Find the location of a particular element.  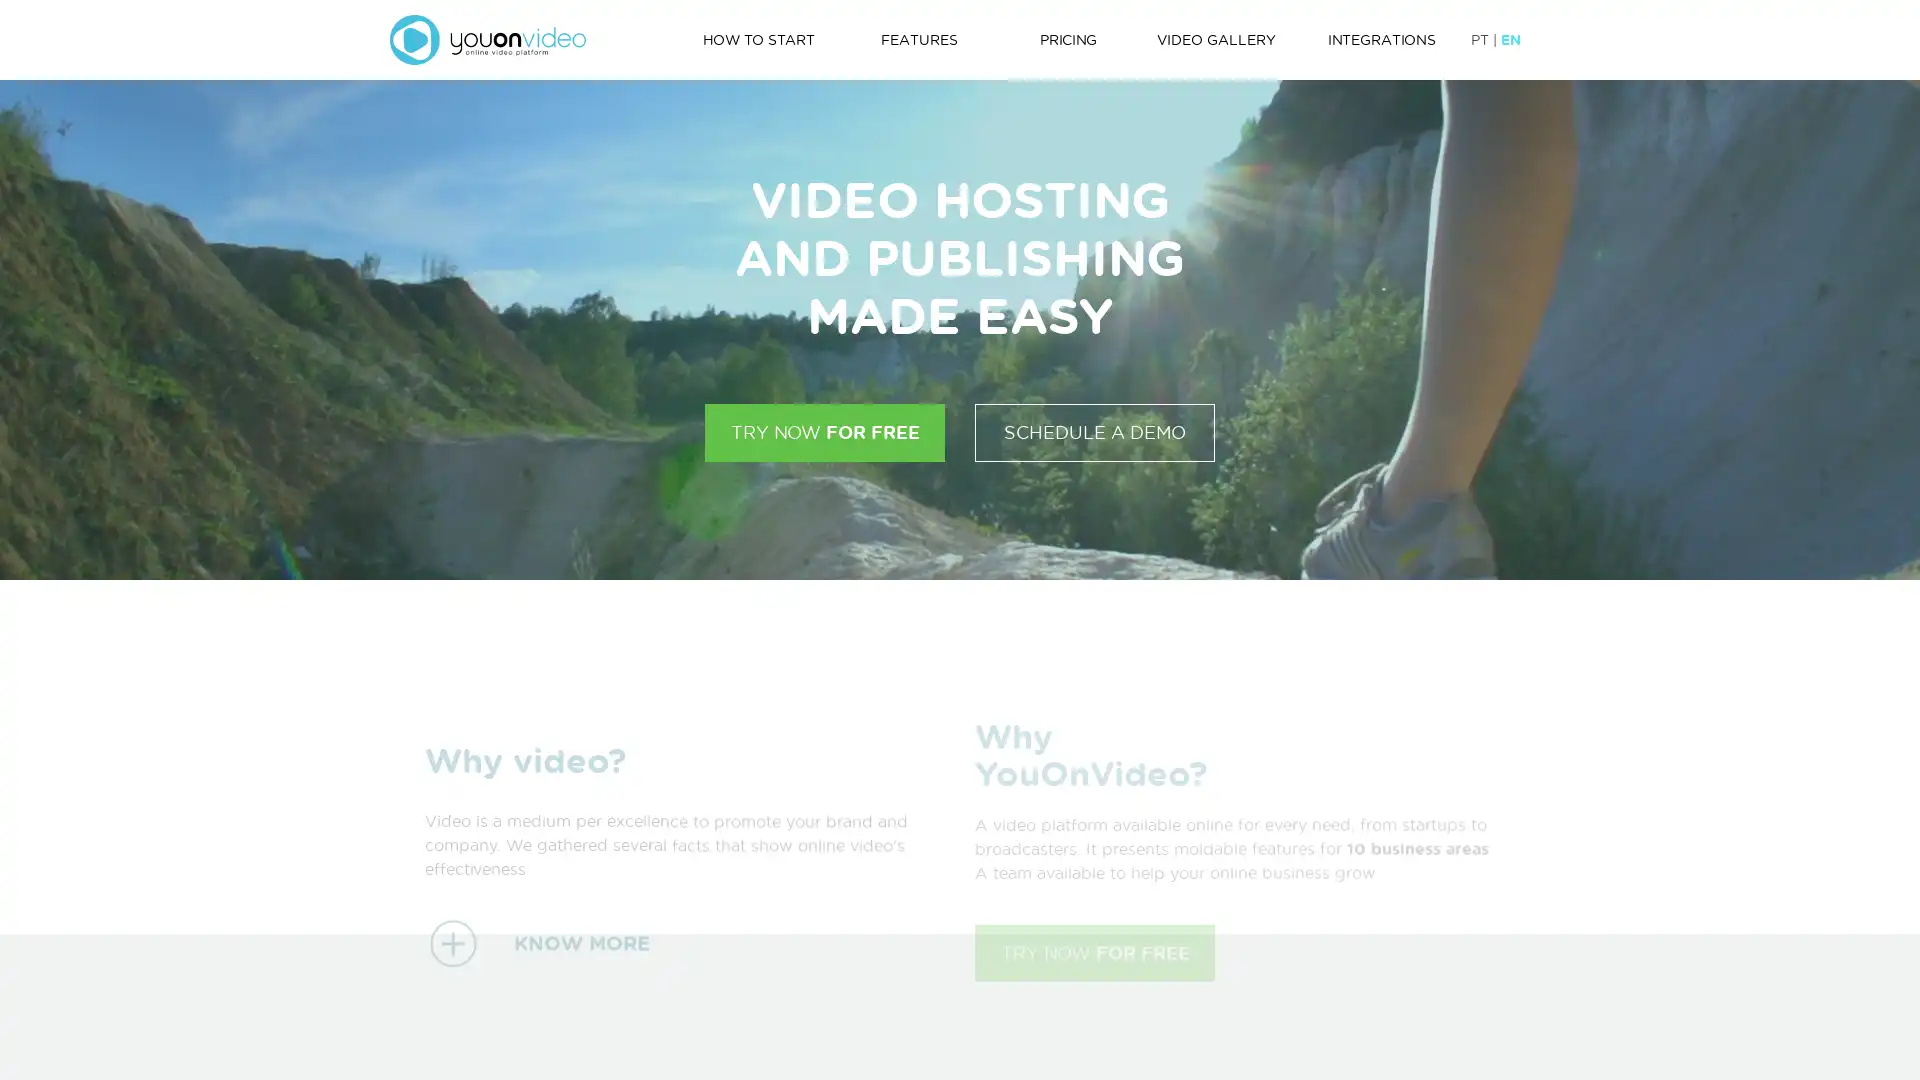

TRY NOW FOR FREE is located at coordinates (825, 431).